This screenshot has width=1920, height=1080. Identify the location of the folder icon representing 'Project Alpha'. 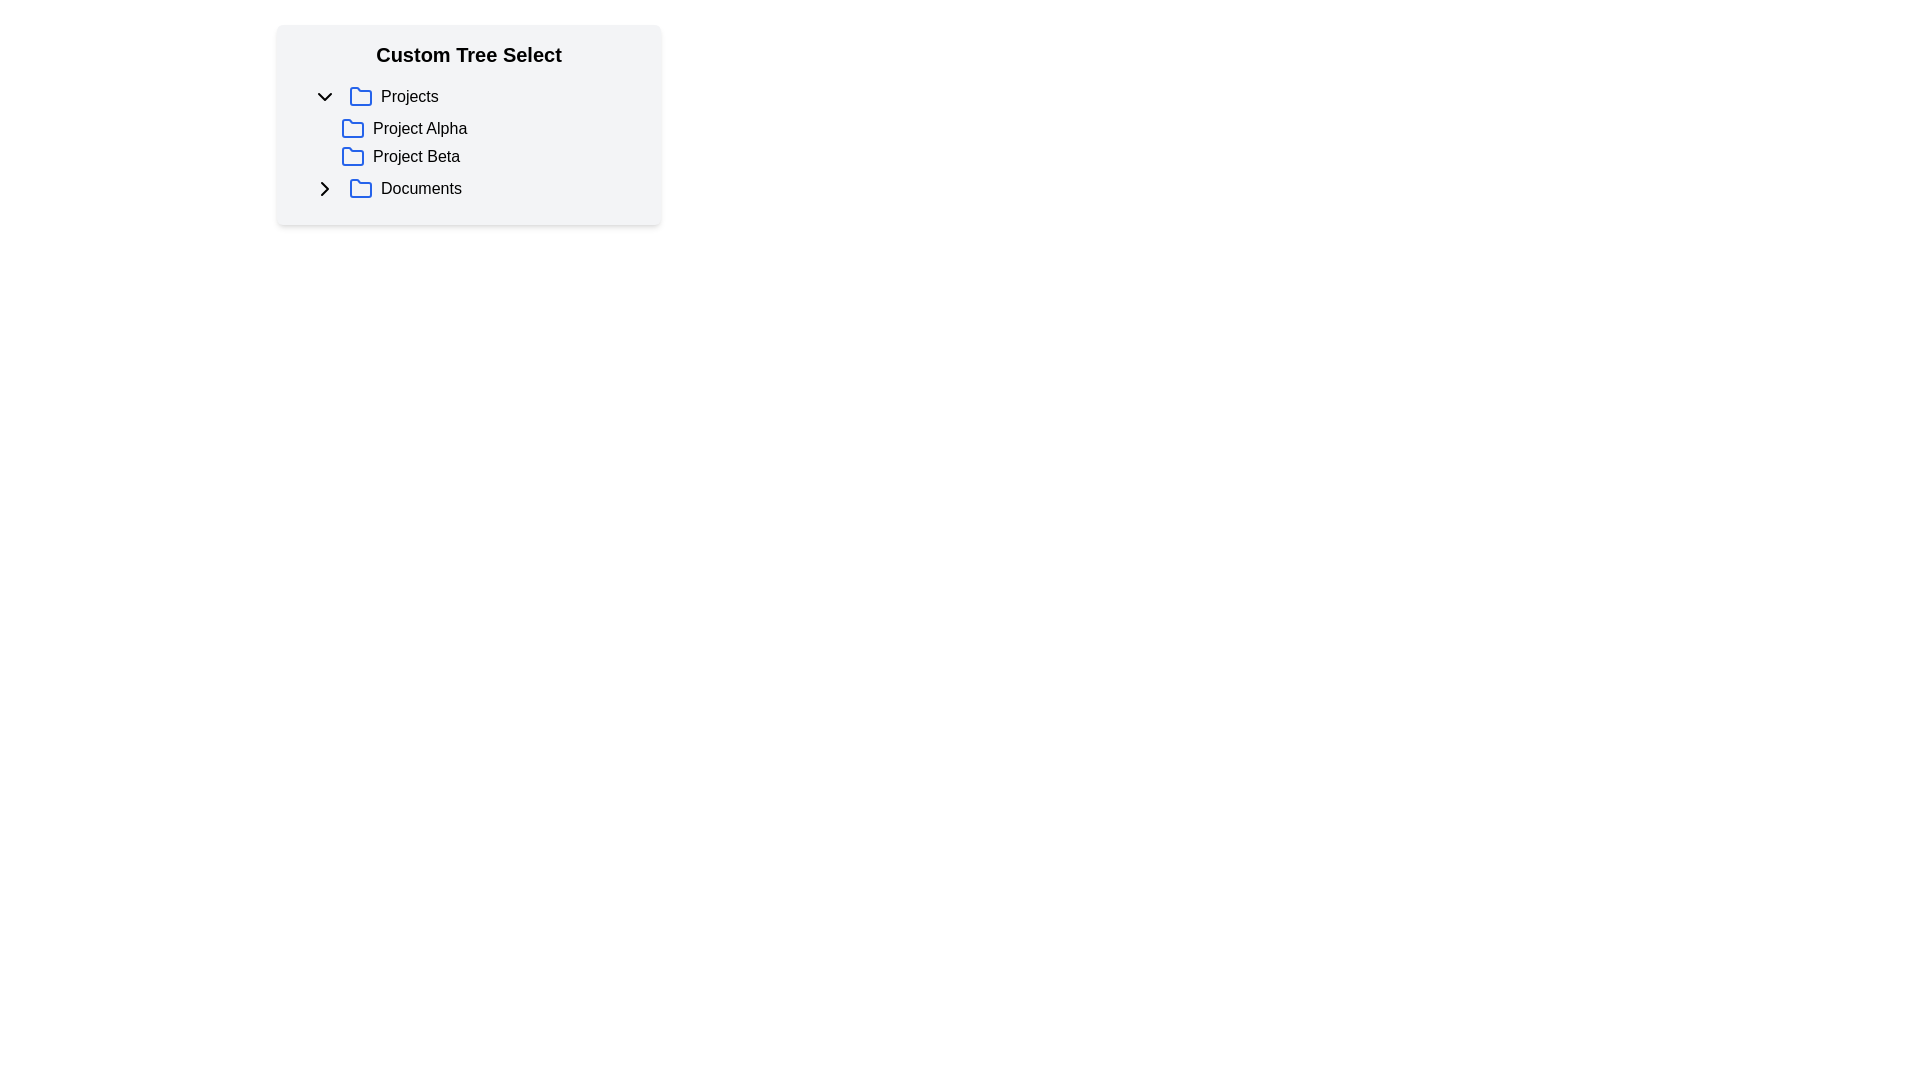
(353, 128).